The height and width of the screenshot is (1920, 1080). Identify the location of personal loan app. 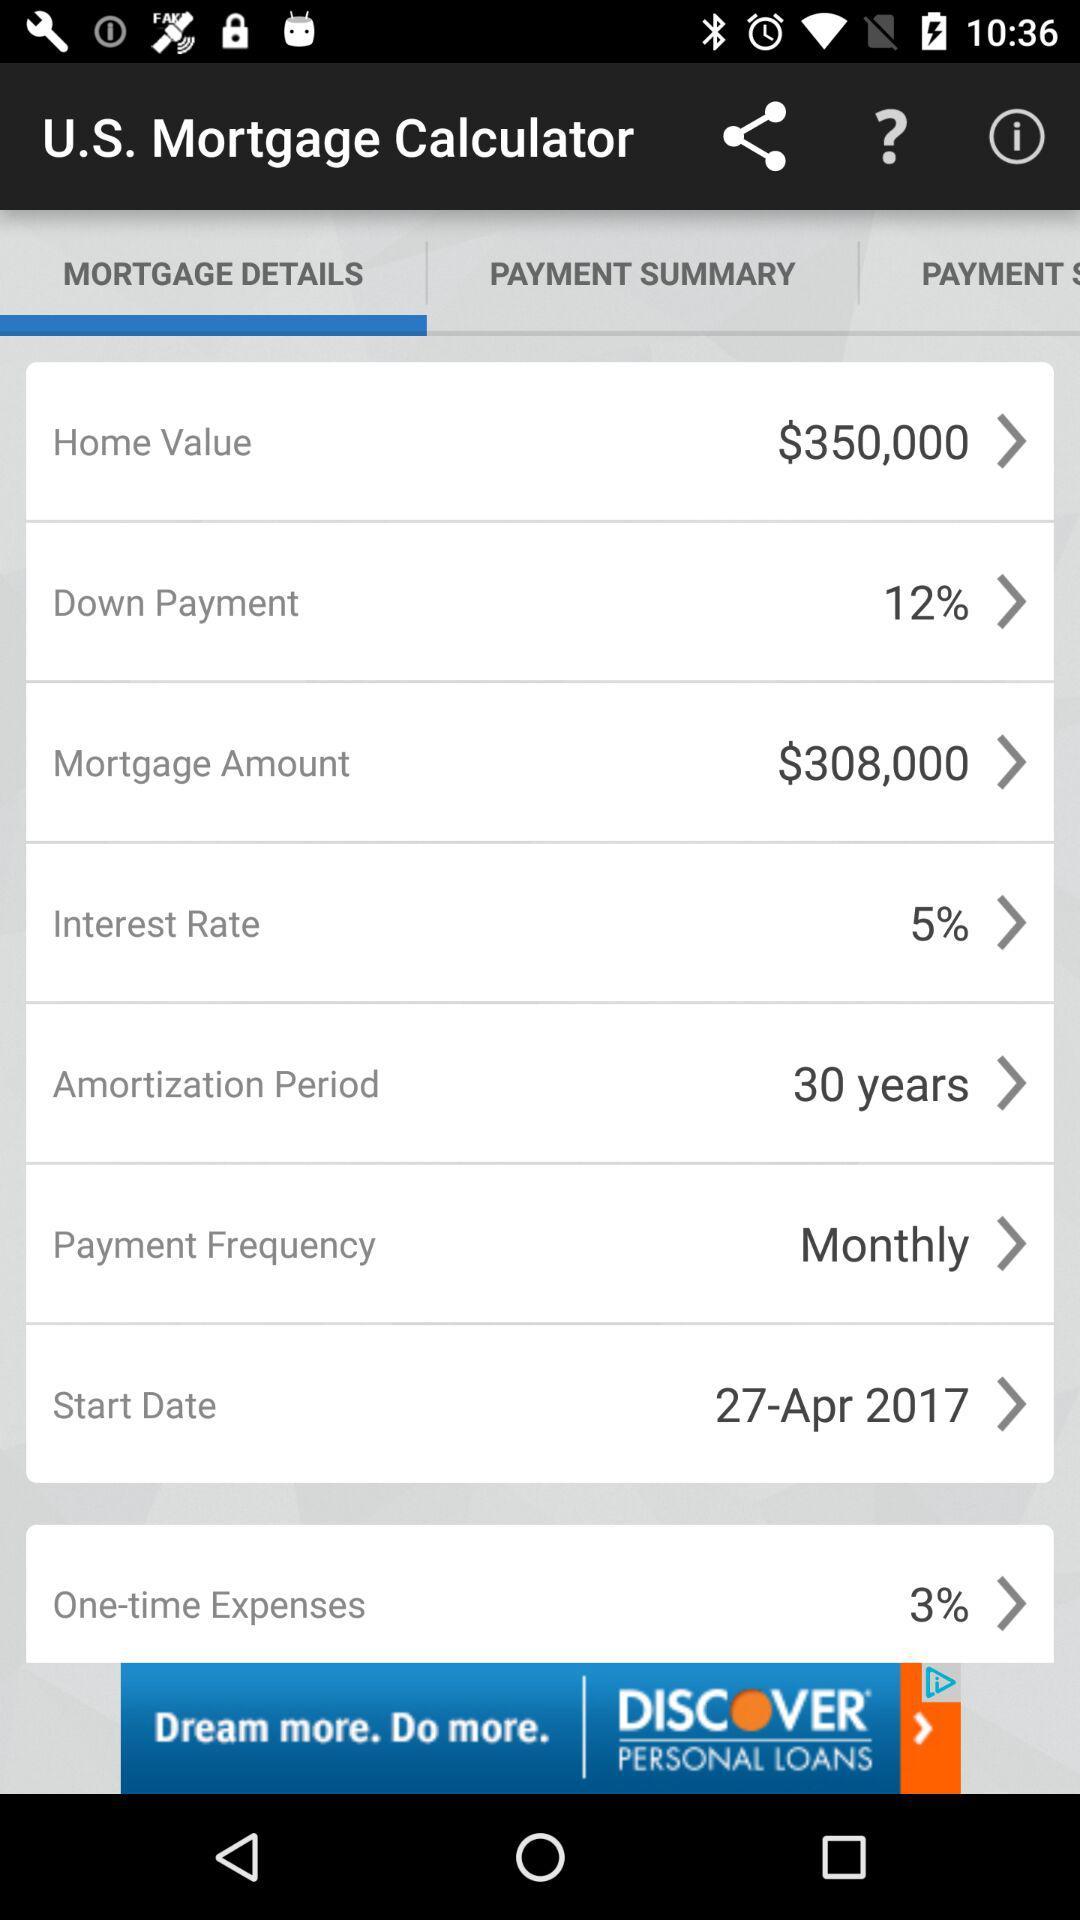
(540, 1727).